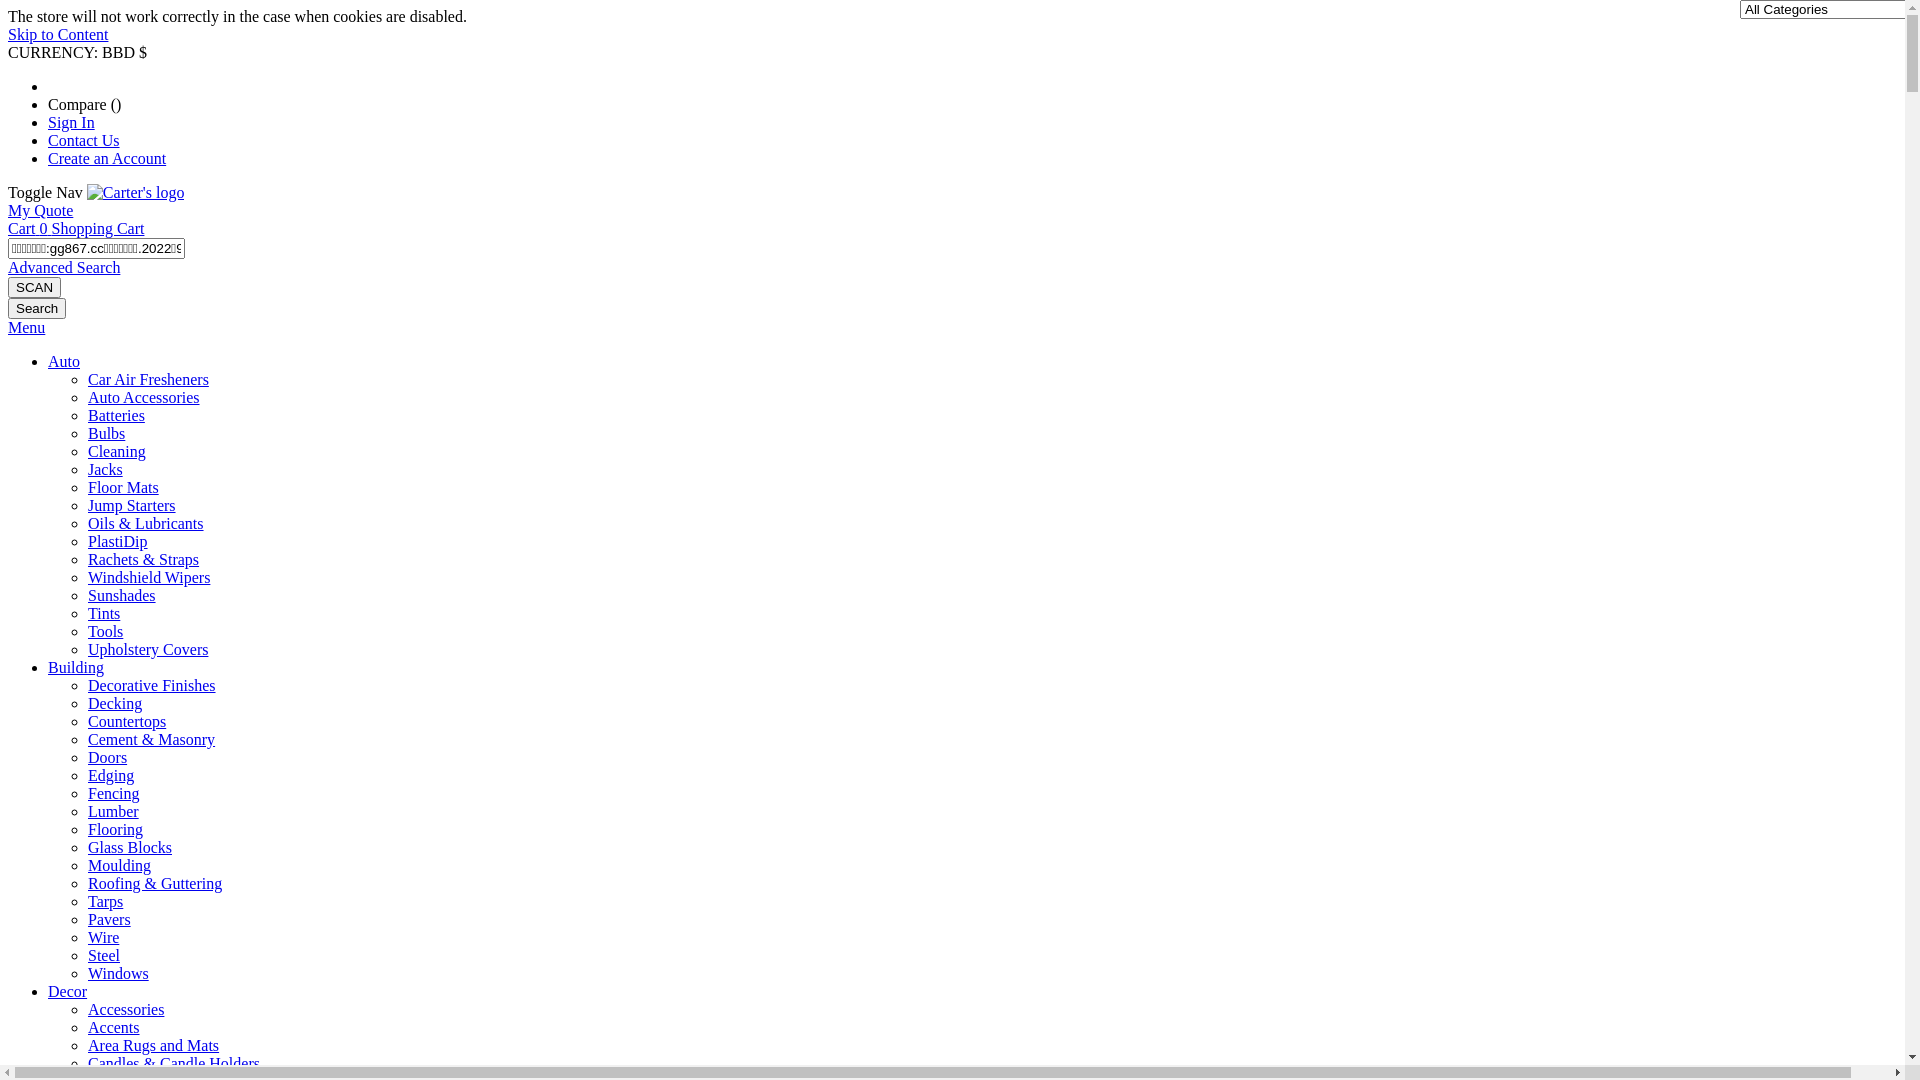 This screenshot has height=1080, width=1920. What do you see at coordinates (151, 684) in the screenshot?
I see `'Decorative Finishes'` at bounding box center [151, 684].